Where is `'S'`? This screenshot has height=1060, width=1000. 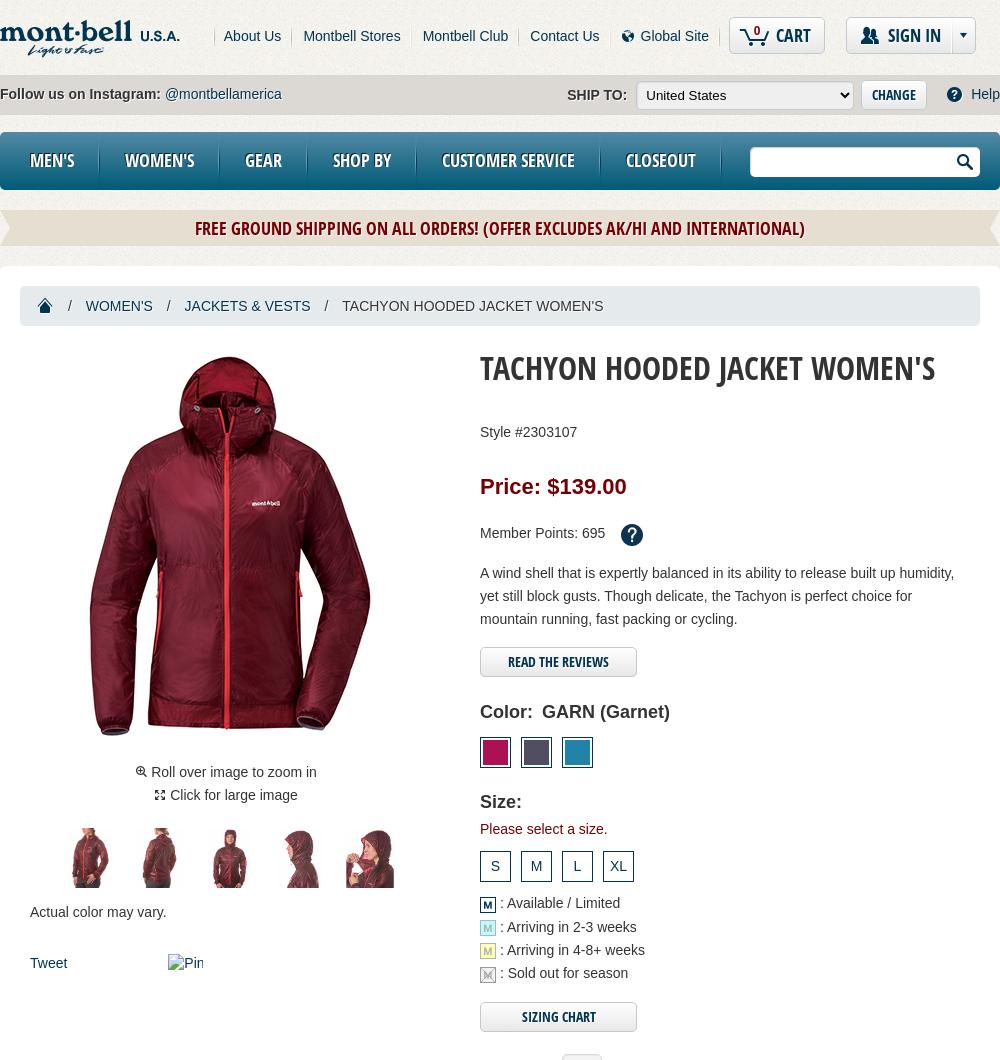 'S' is located at coordinates (494, 866).